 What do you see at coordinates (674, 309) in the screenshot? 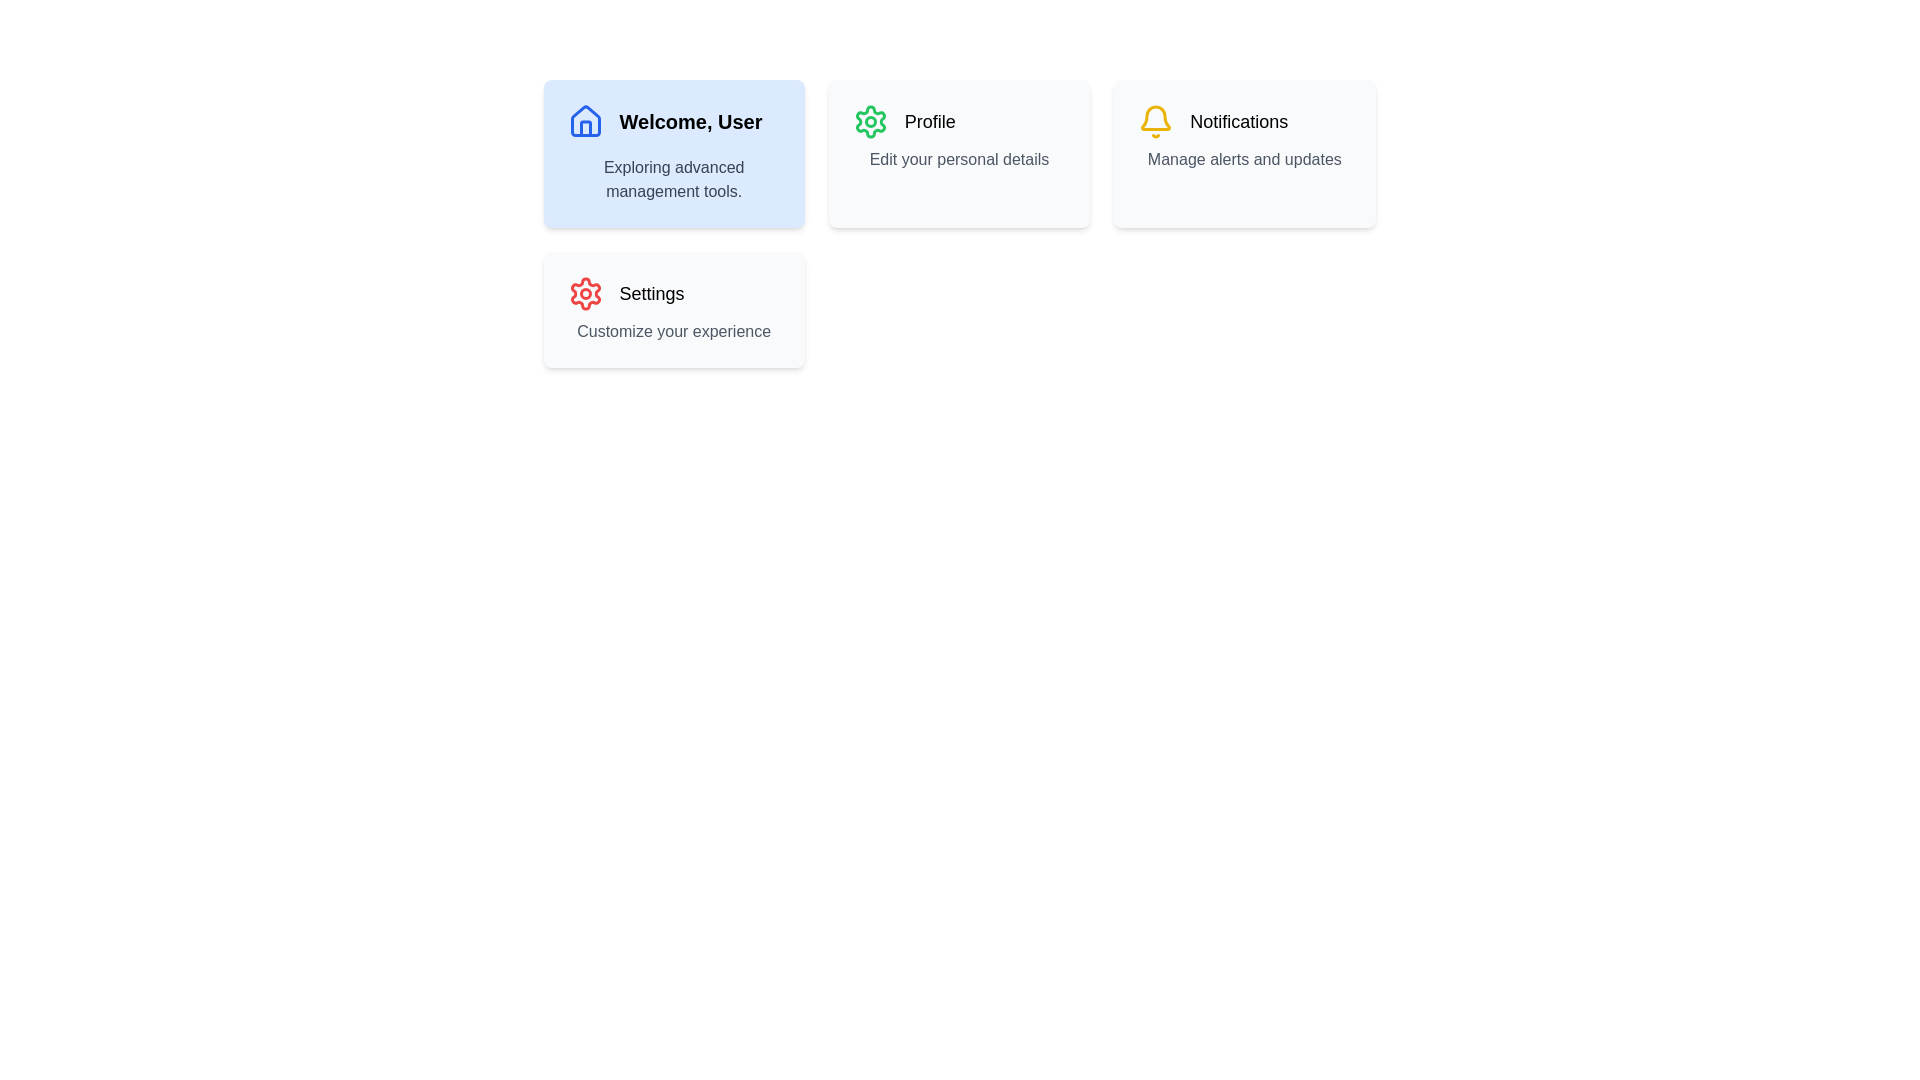
I see `the navigation card element located in the lower-left portion of the grid layout, directly below the 'Welcome, User' card` at bounding box center [674, 309].